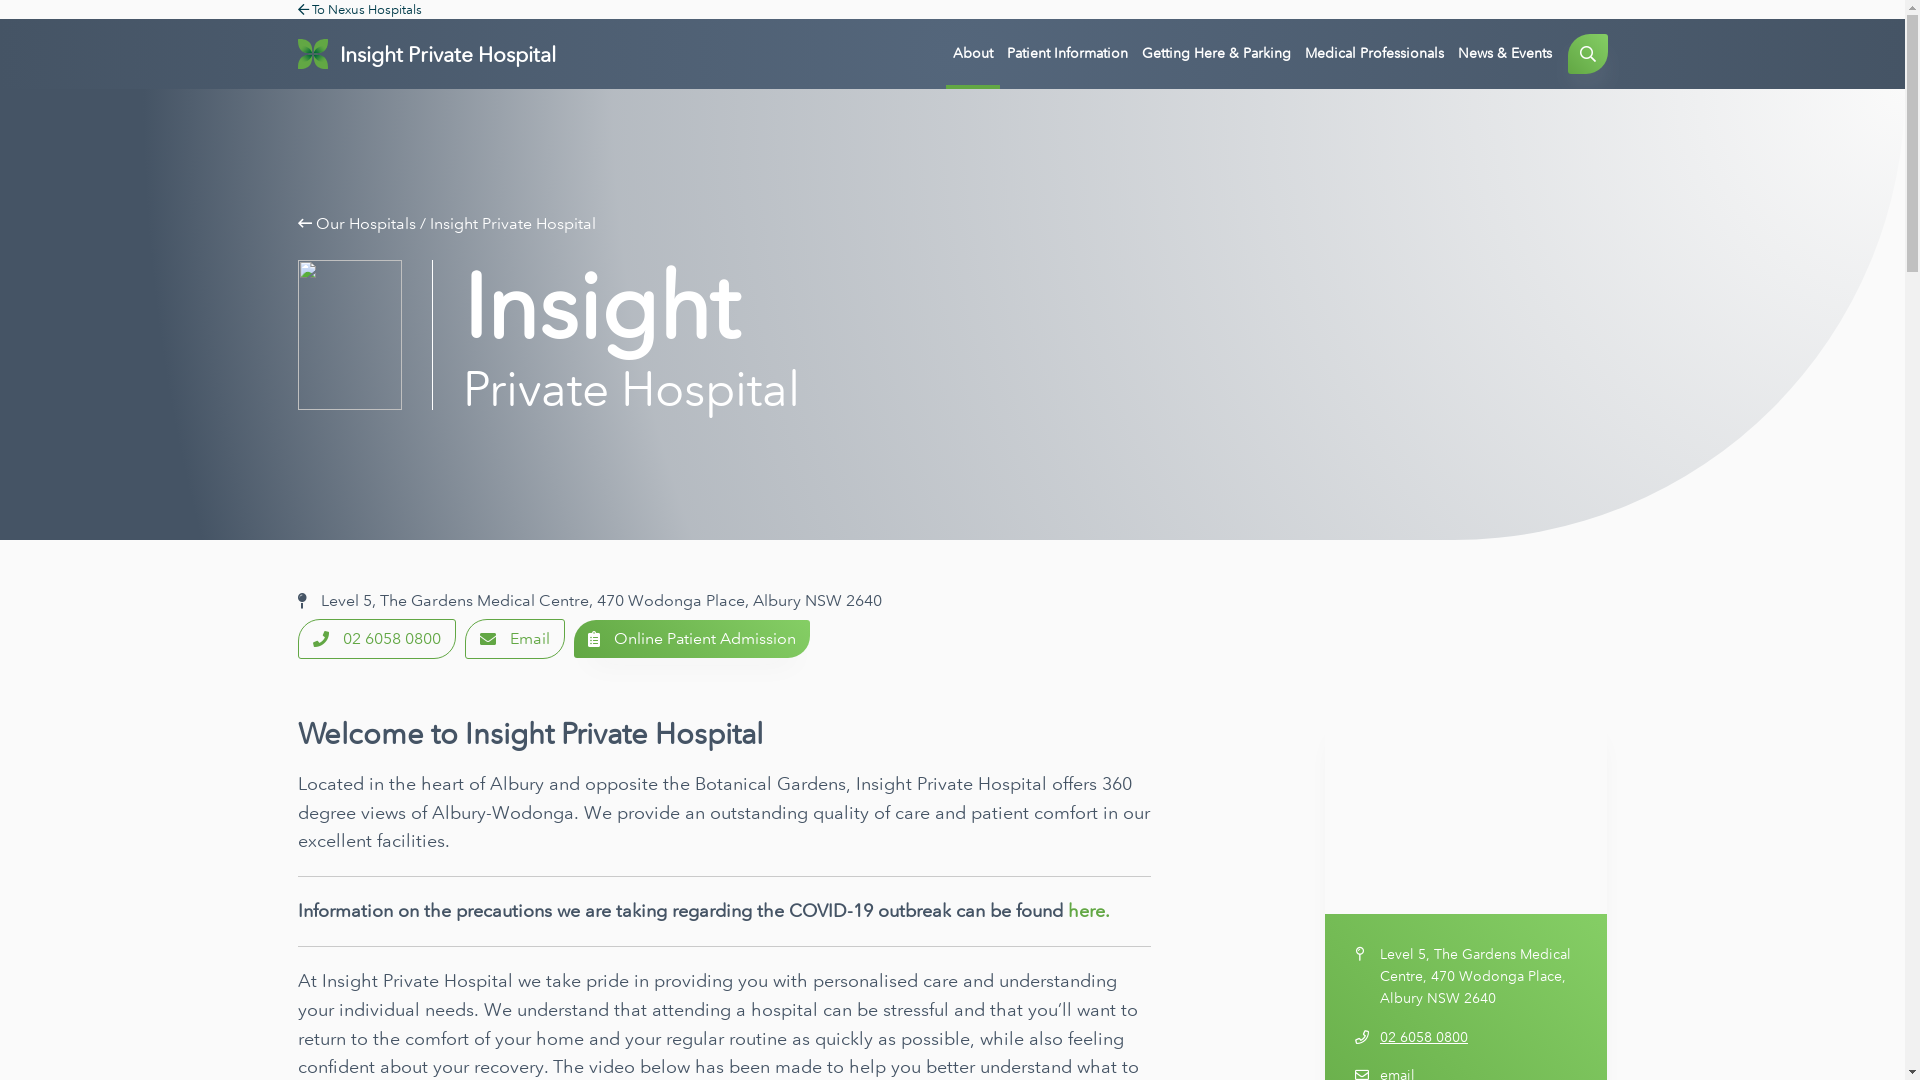 This screenshot has width=1920, height=1080. I want to click on 'Our Hospitals', so click(365, 223).